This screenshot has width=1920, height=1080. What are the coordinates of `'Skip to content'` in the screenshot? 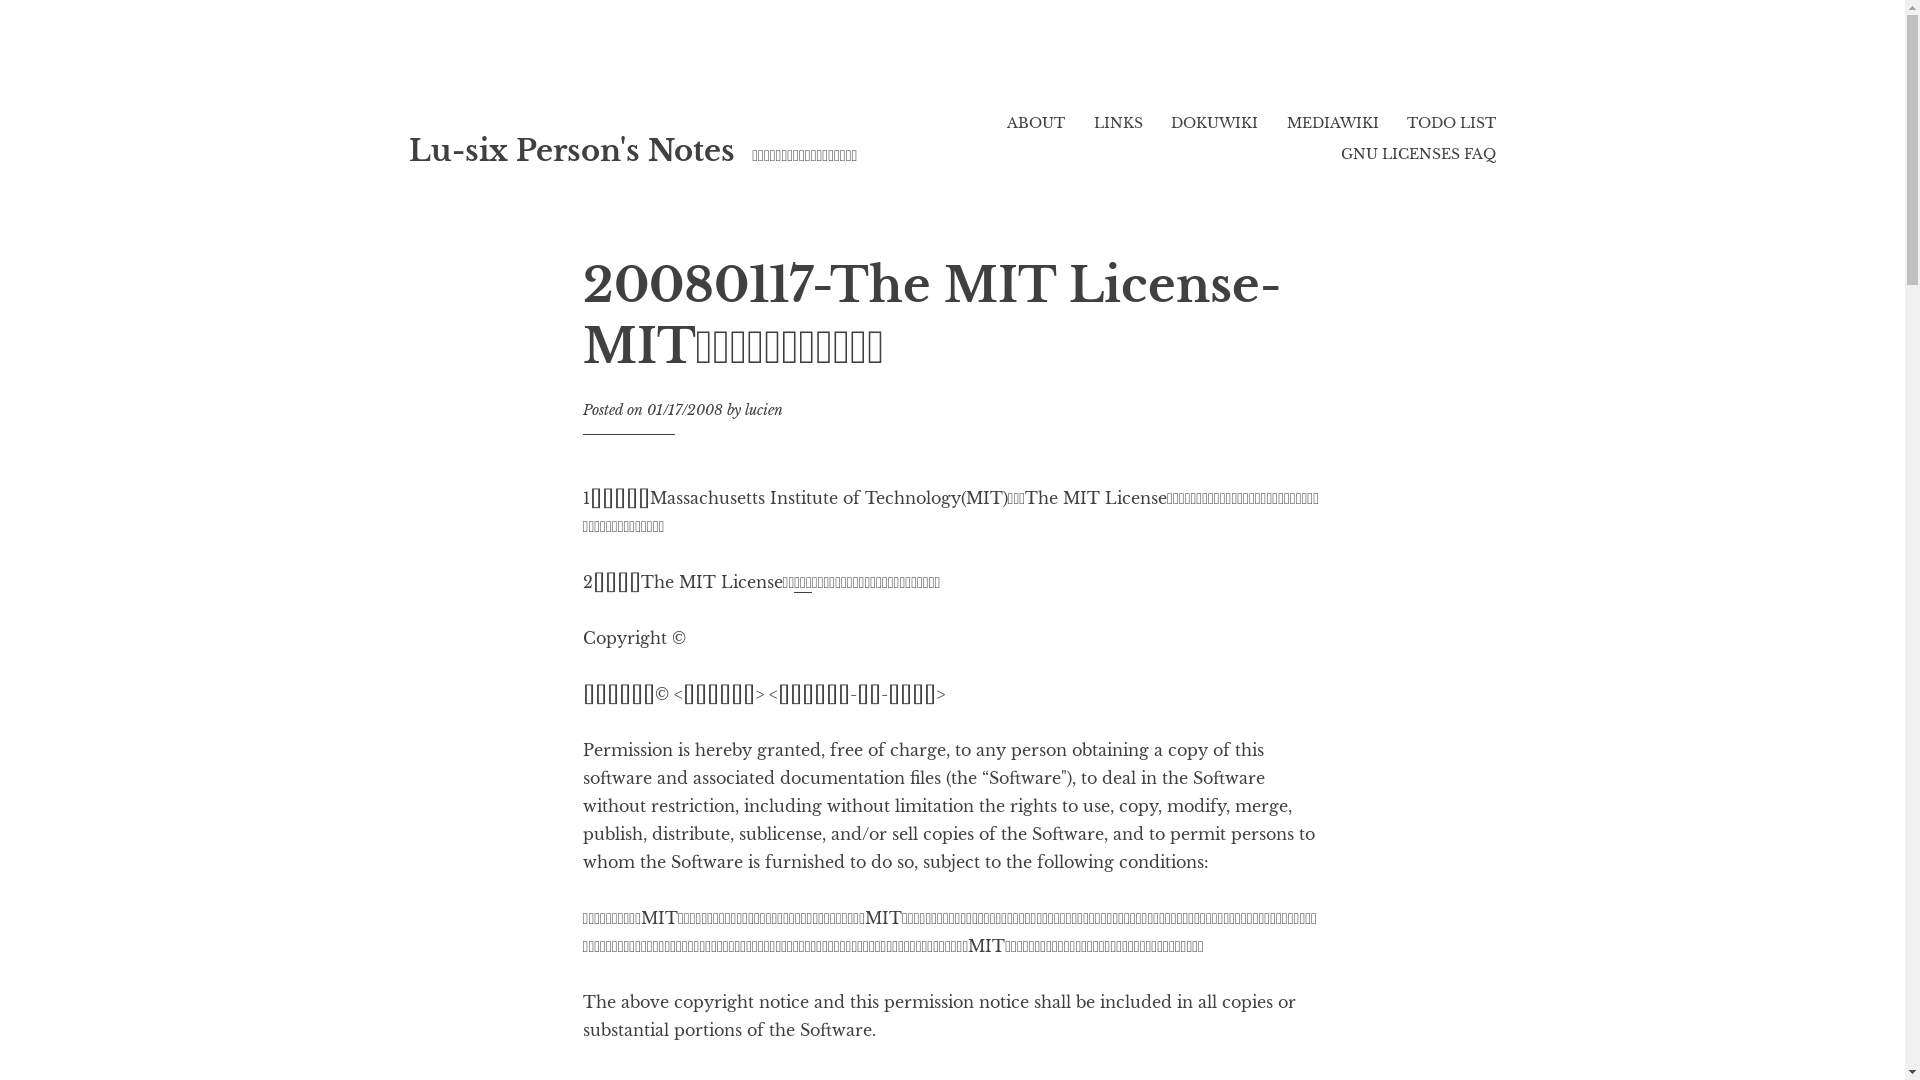 It's located at (407, 79).